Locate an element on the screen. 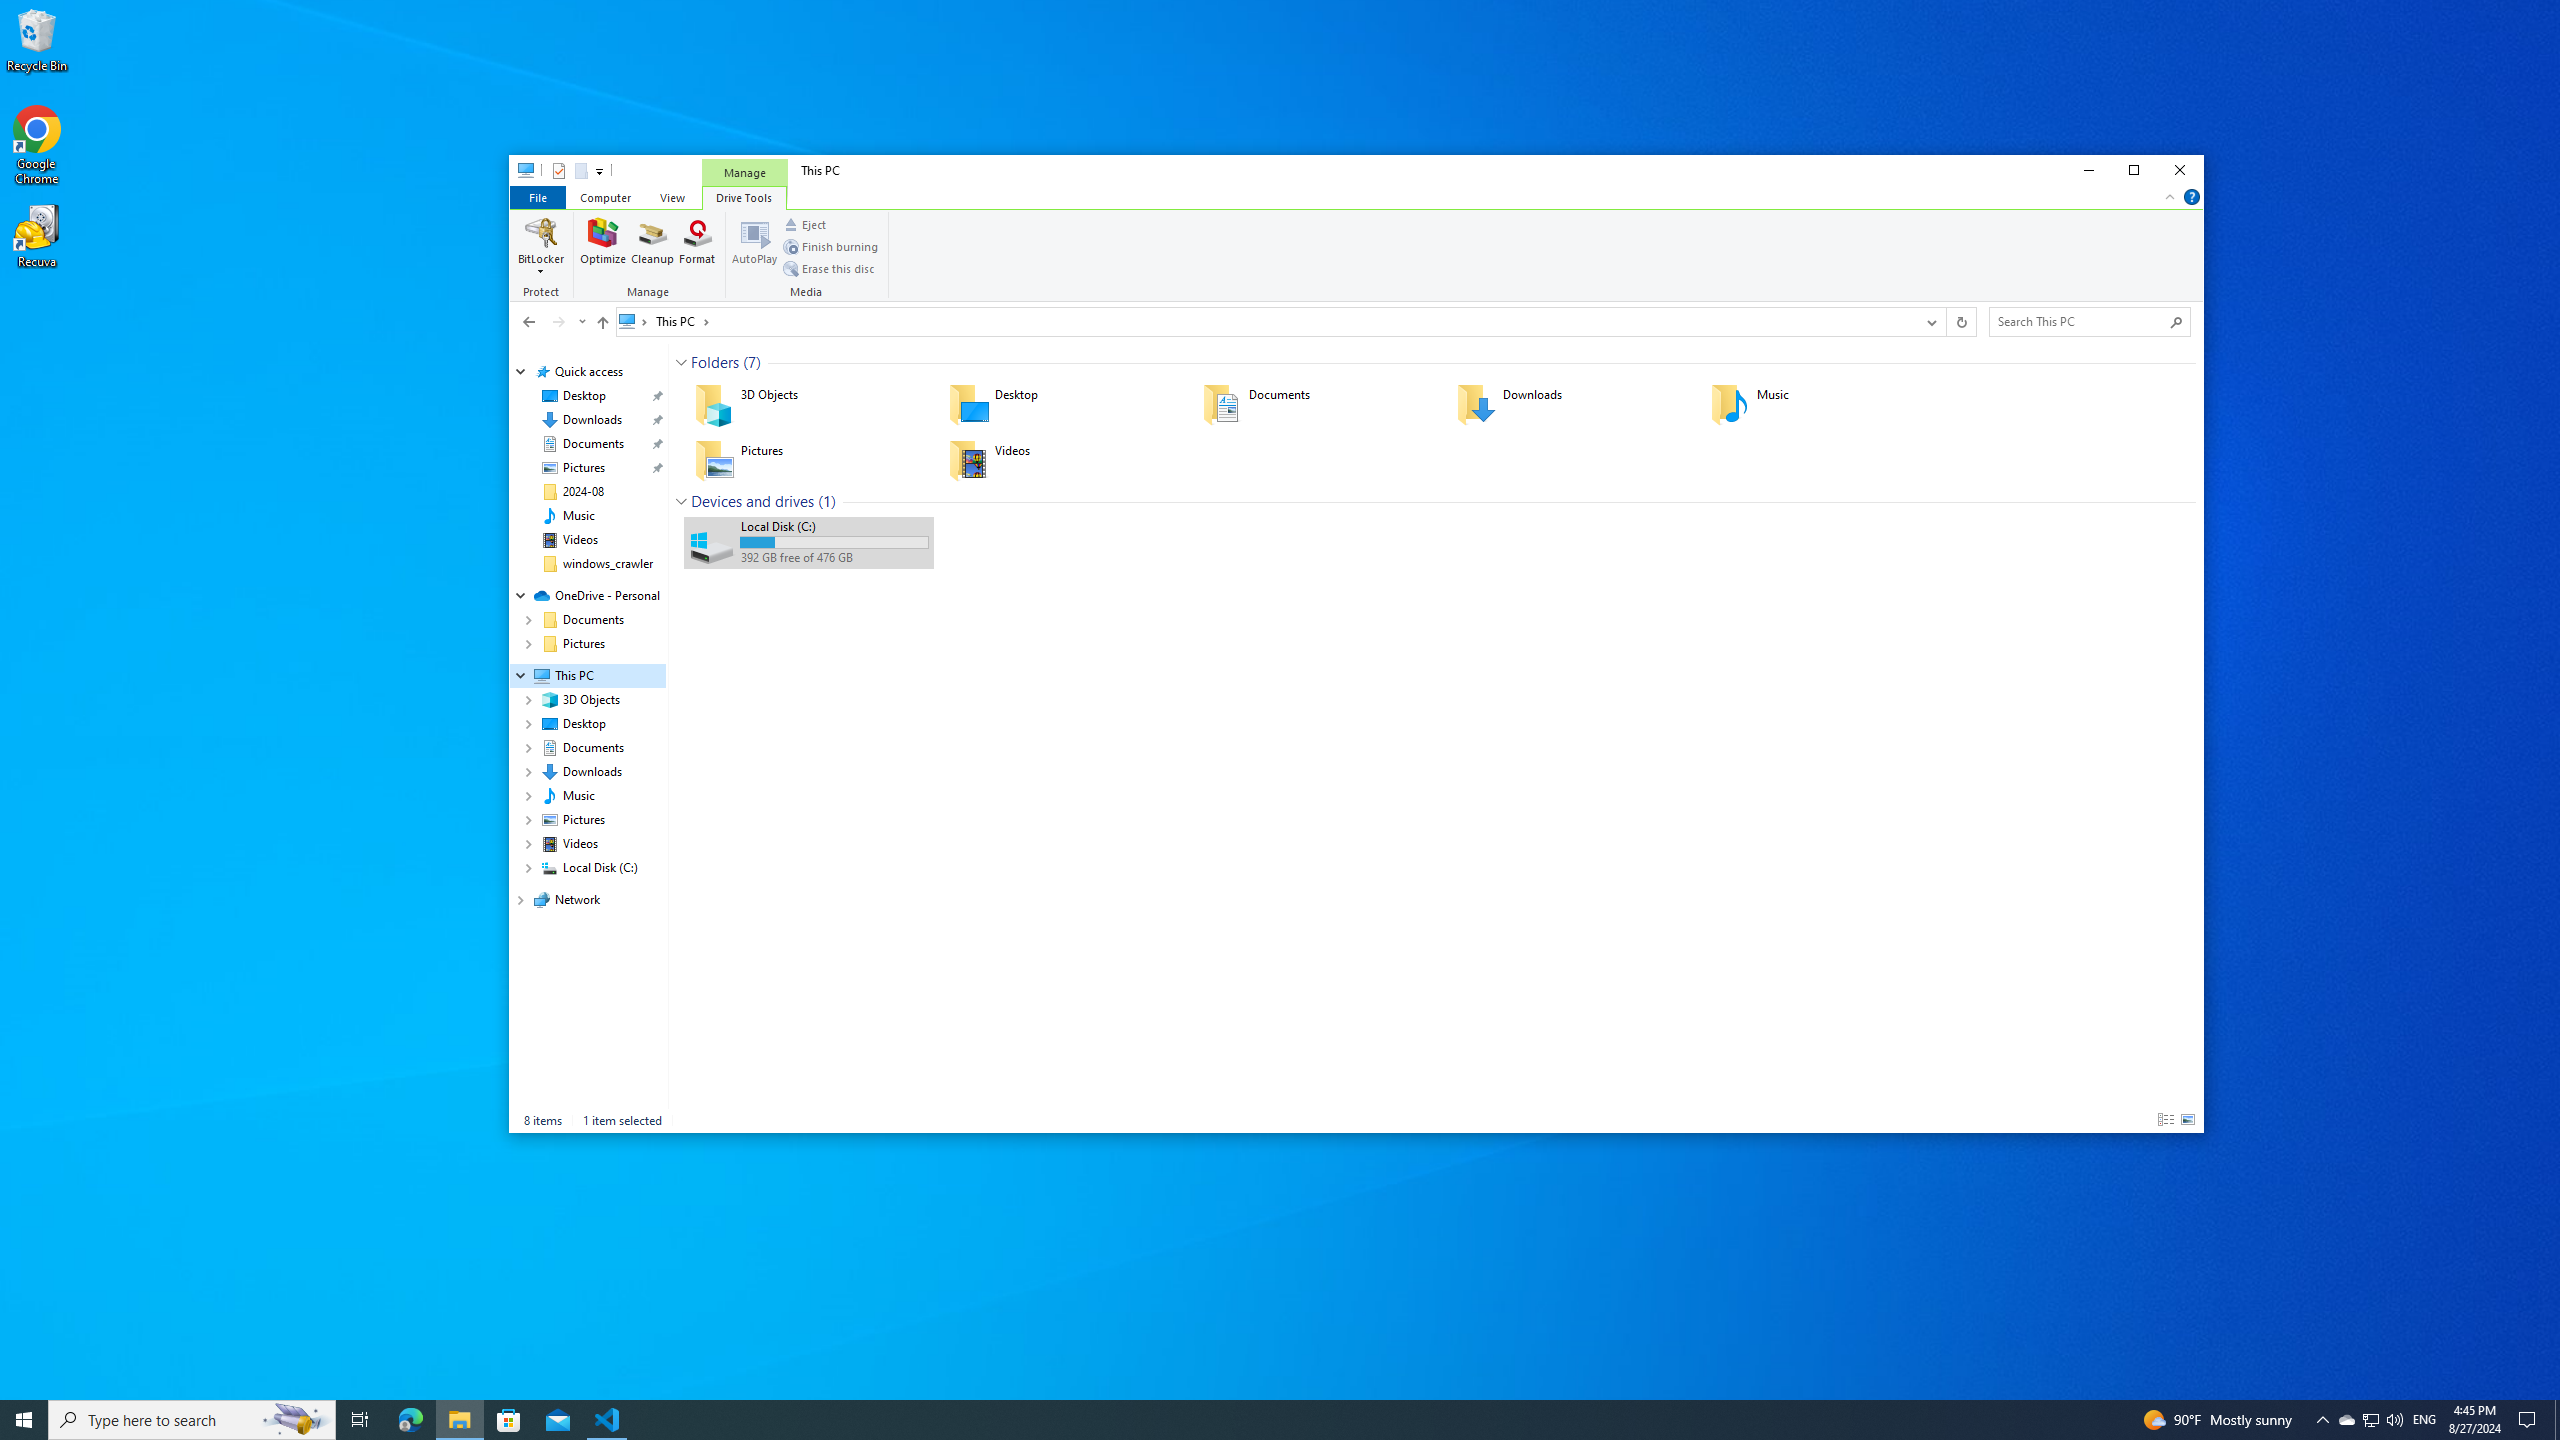 Image resolution: width=2560 pixels, height=1440 pixels. 'Start' is located at coordinates (24, 1418).